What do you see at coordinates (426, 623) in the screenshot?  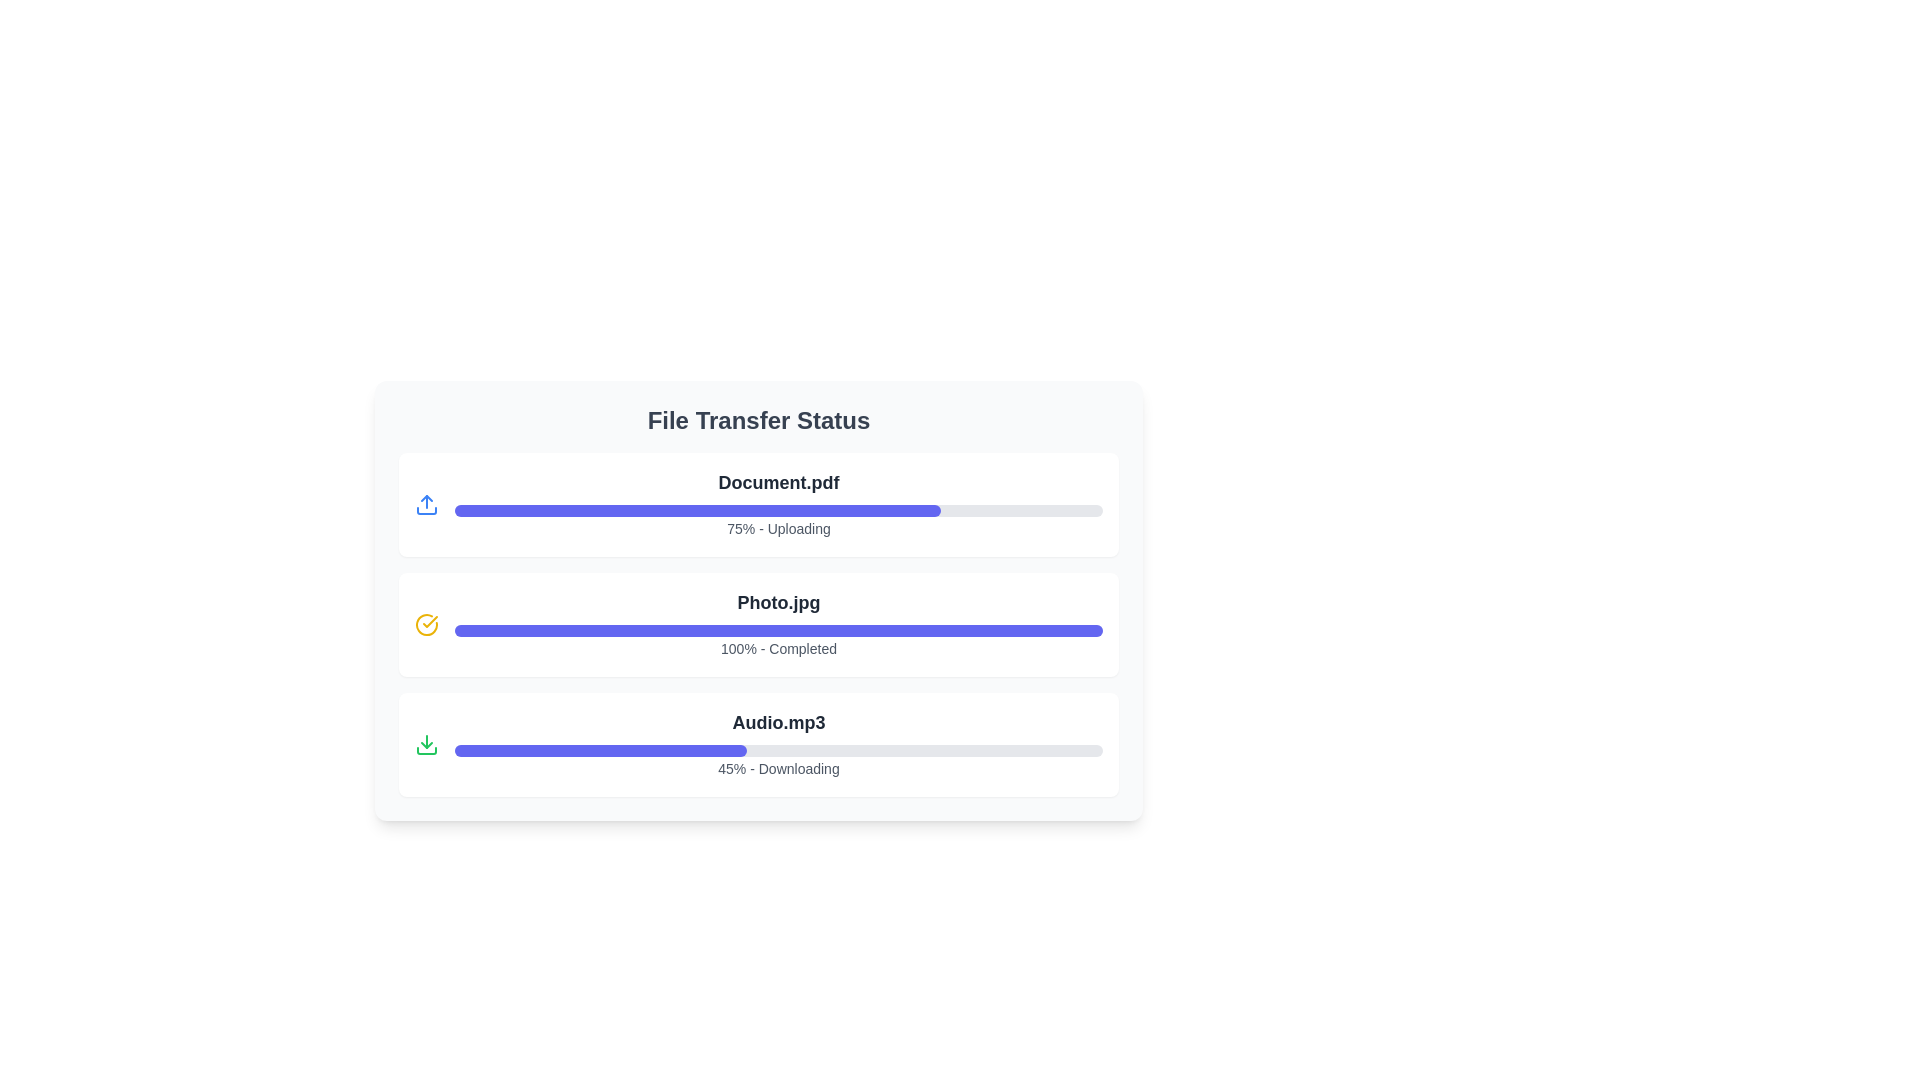 I see `the completion status icon for 'Photo.jpg'` at bounding box center [426, 623].